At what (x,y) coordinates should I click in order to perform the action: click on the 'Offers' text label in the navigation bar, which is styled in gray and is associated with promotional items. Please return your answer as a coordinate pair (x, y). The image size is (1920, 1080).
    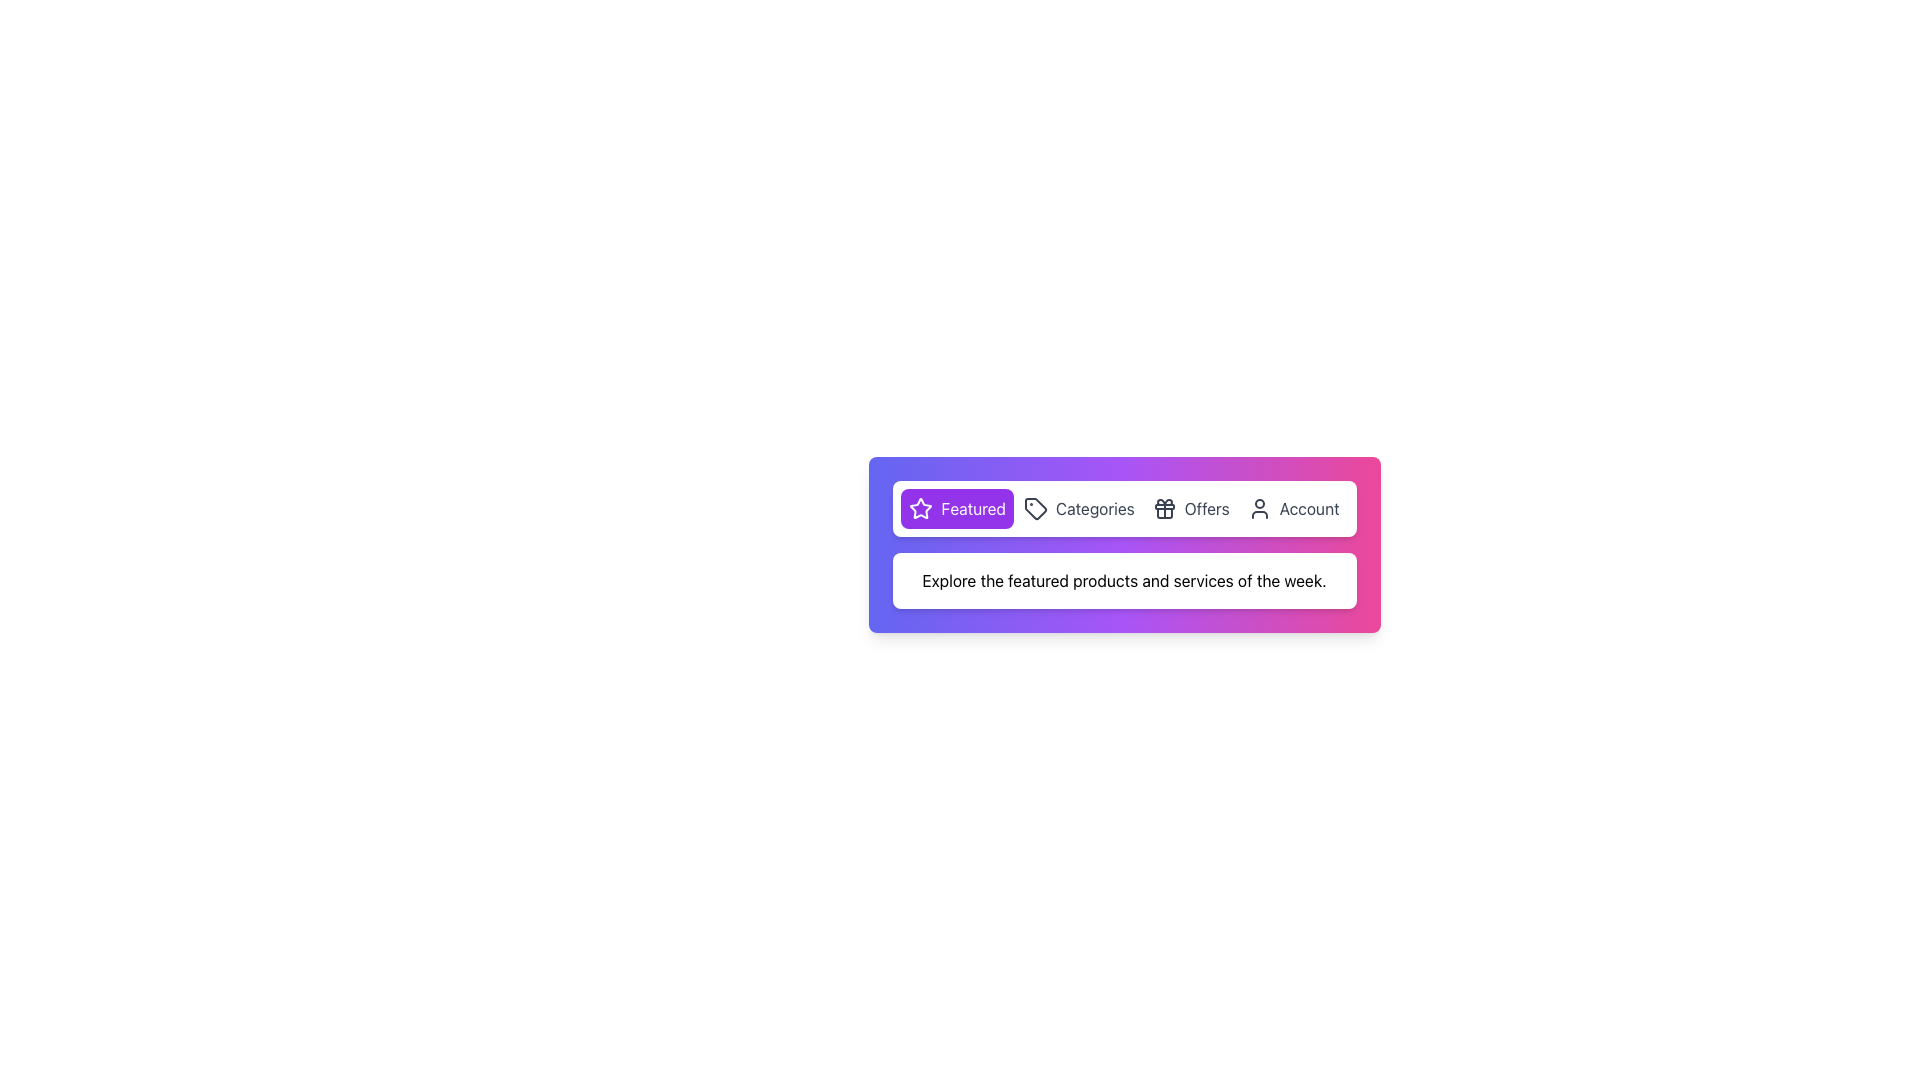
    Looking at the image, I should click on (1206, 508).